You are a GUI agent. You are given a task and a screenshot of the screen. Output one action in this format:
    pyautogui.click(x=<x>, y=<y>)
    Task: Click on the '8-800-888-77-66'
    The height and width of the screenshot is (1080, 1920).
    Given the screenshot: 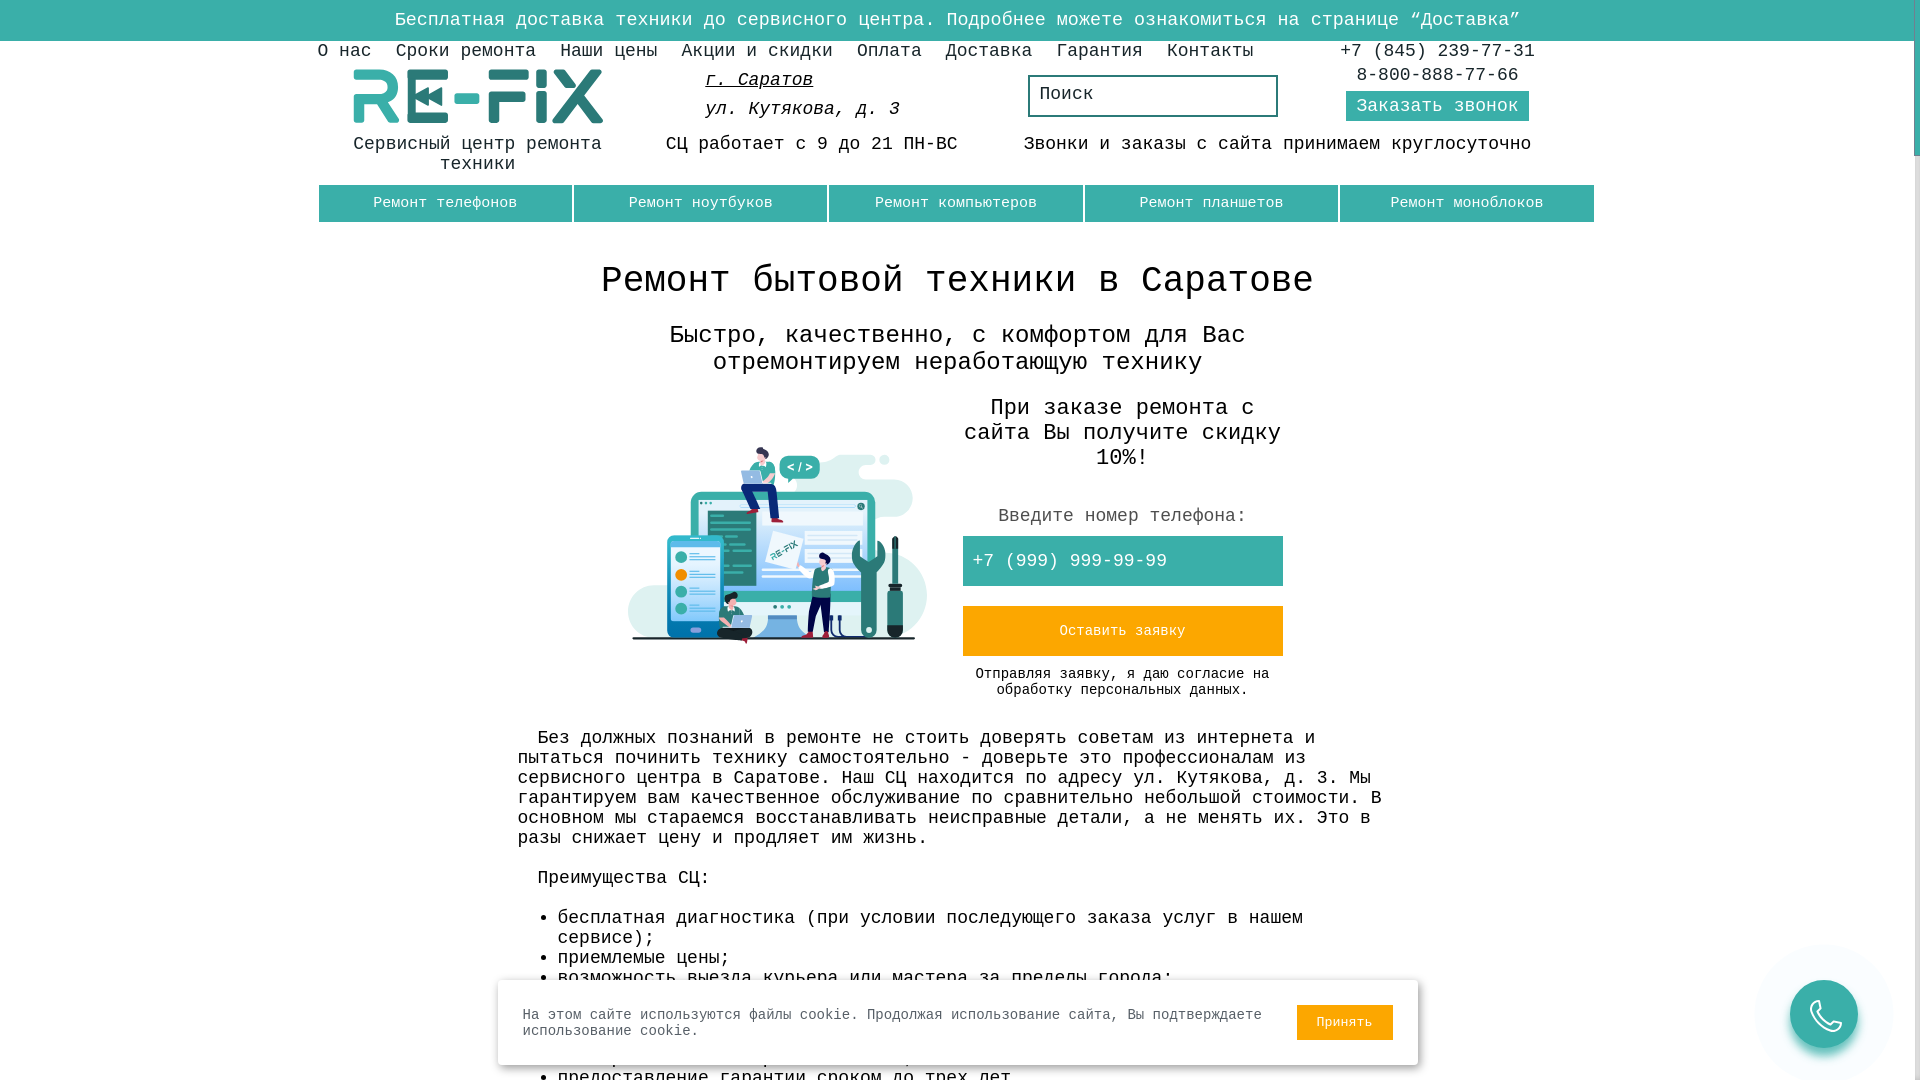 What is the action you would take?
    pyautogui.click(x=1437, y=73)
    